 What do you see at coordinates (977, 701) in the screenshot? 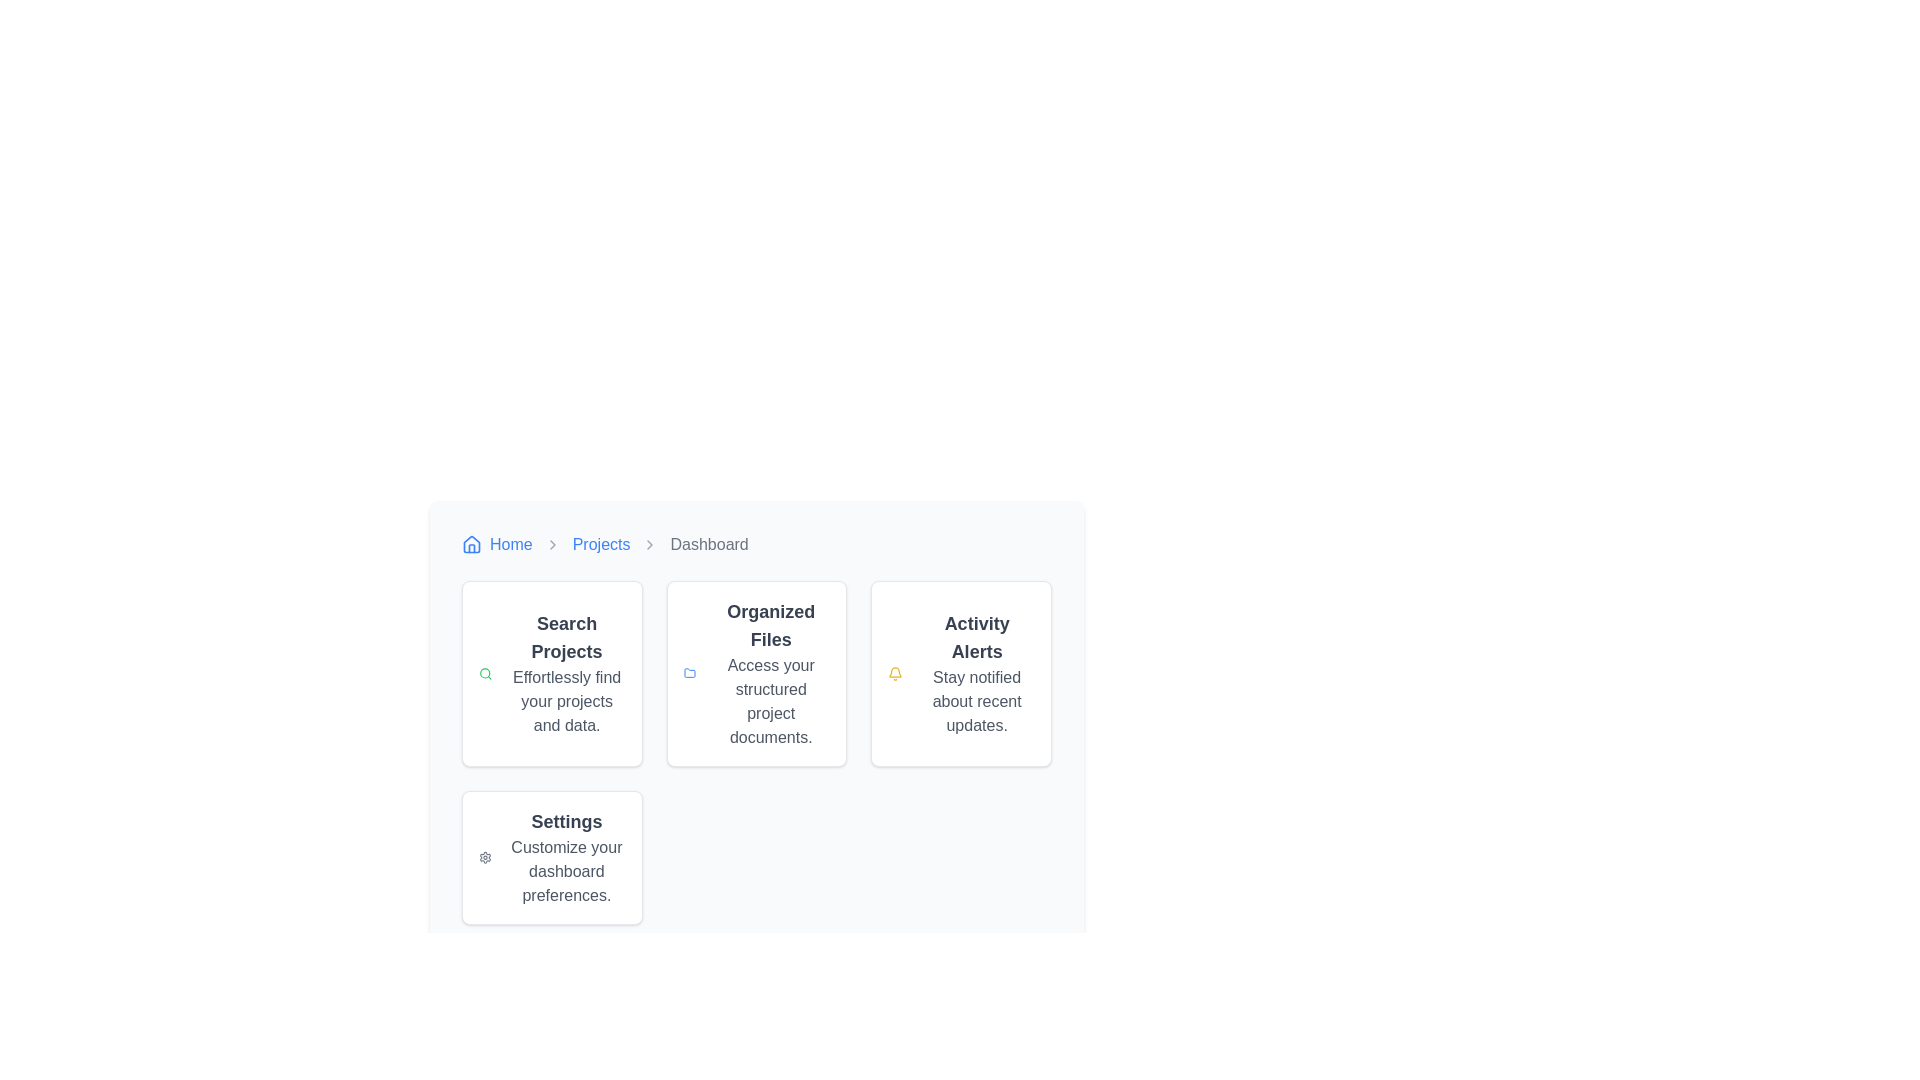
I see `the descriptive text label providing context for the 'Activity Alerts' card located below the title 'Activity Alerts' in the top-right card of the grid layout` at bounding box center [977, 701].